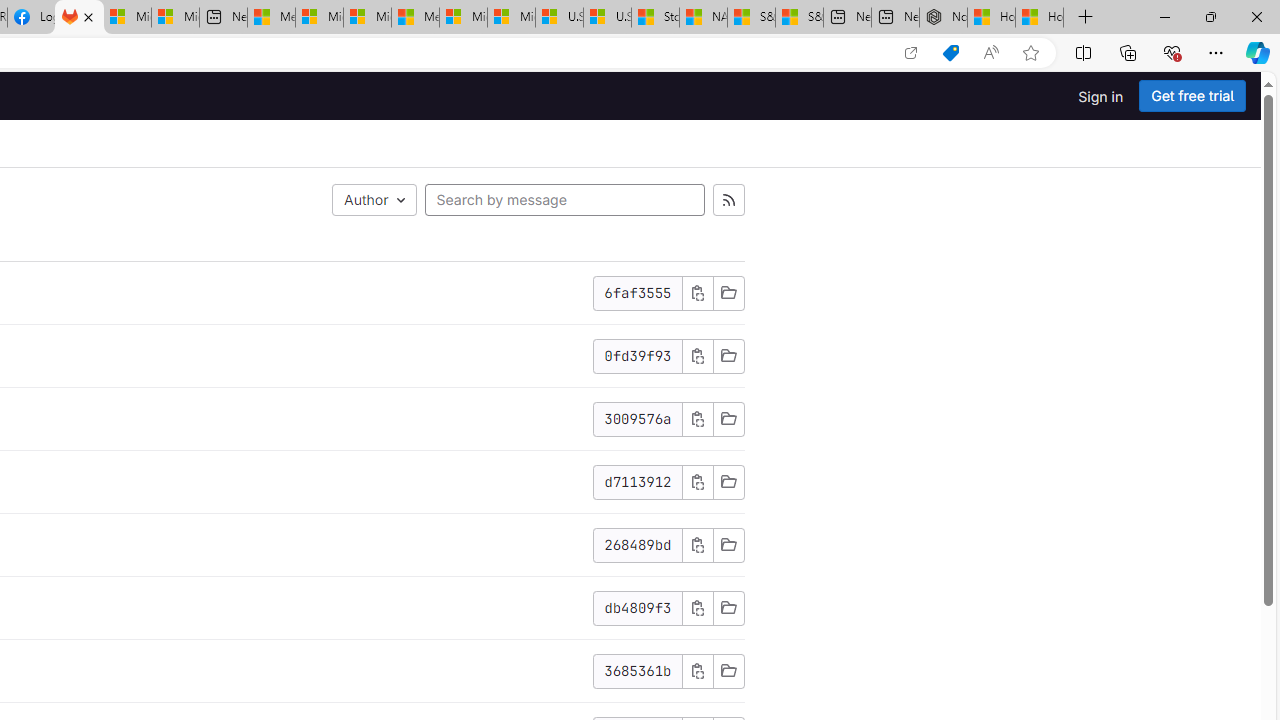  What do you see at coordinates (1040, 17) in the screenshot?
I see `'How to Use a Monitor With Your Closed Laptop'` at bounding box center [1040, 17].